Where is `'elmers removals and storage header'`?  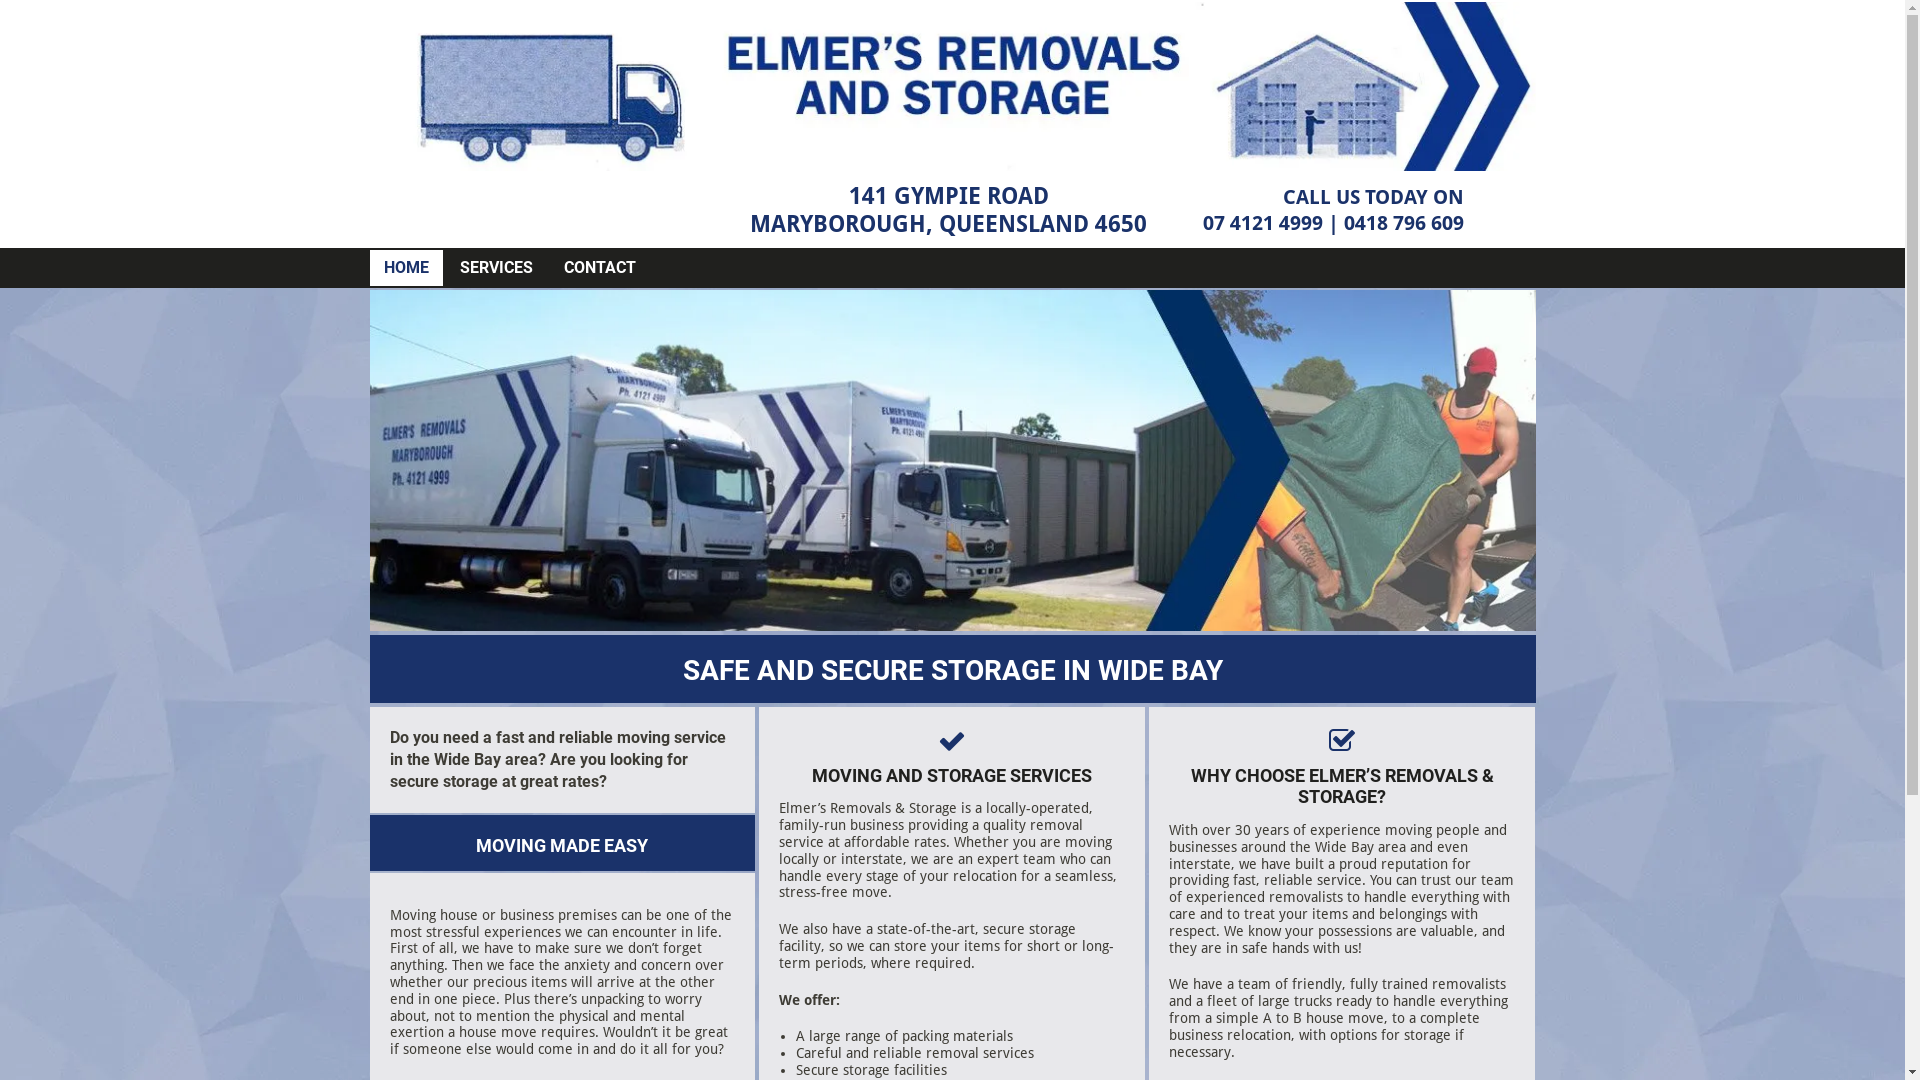 'elmers removals and storage header' is located at coordinates (952, 85).